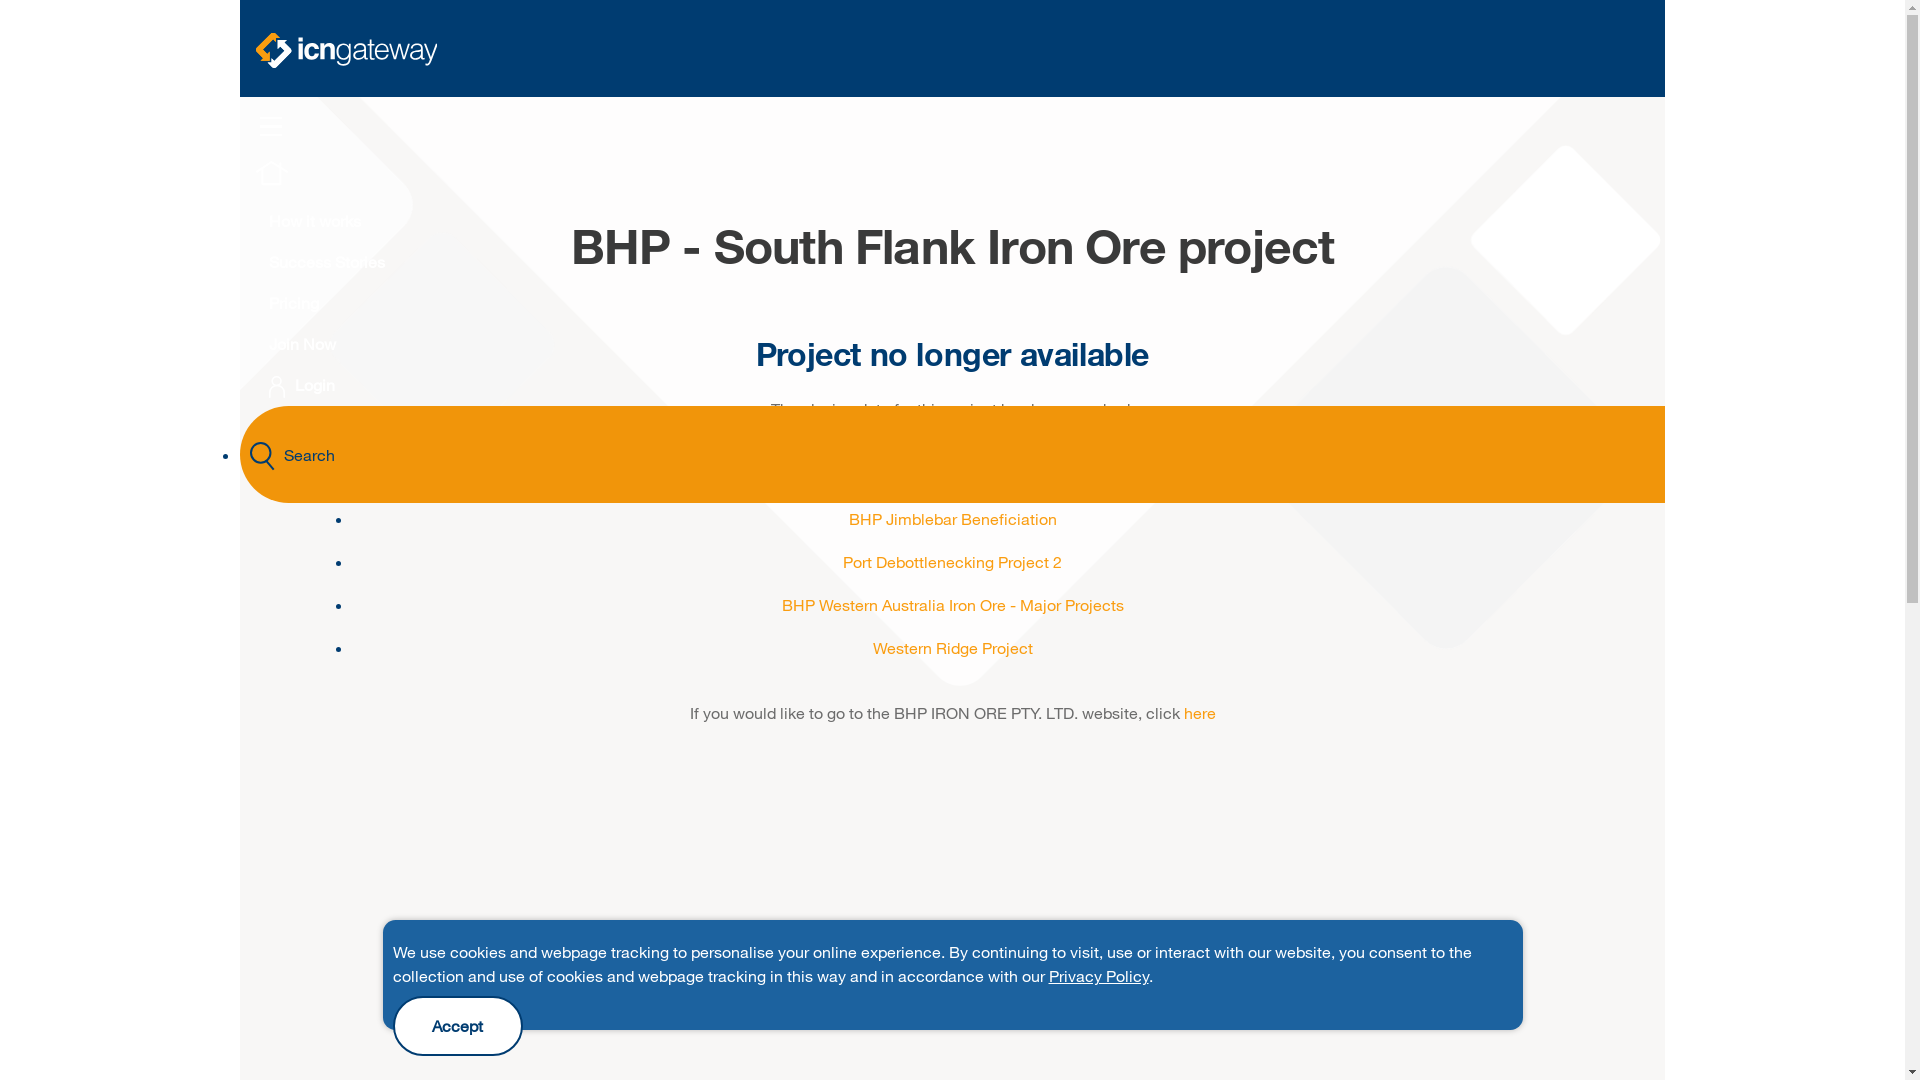  Describe the element at coordinates (261, 456) in the screenshot. I see `'Search Projects or Suppliers'` at that location.